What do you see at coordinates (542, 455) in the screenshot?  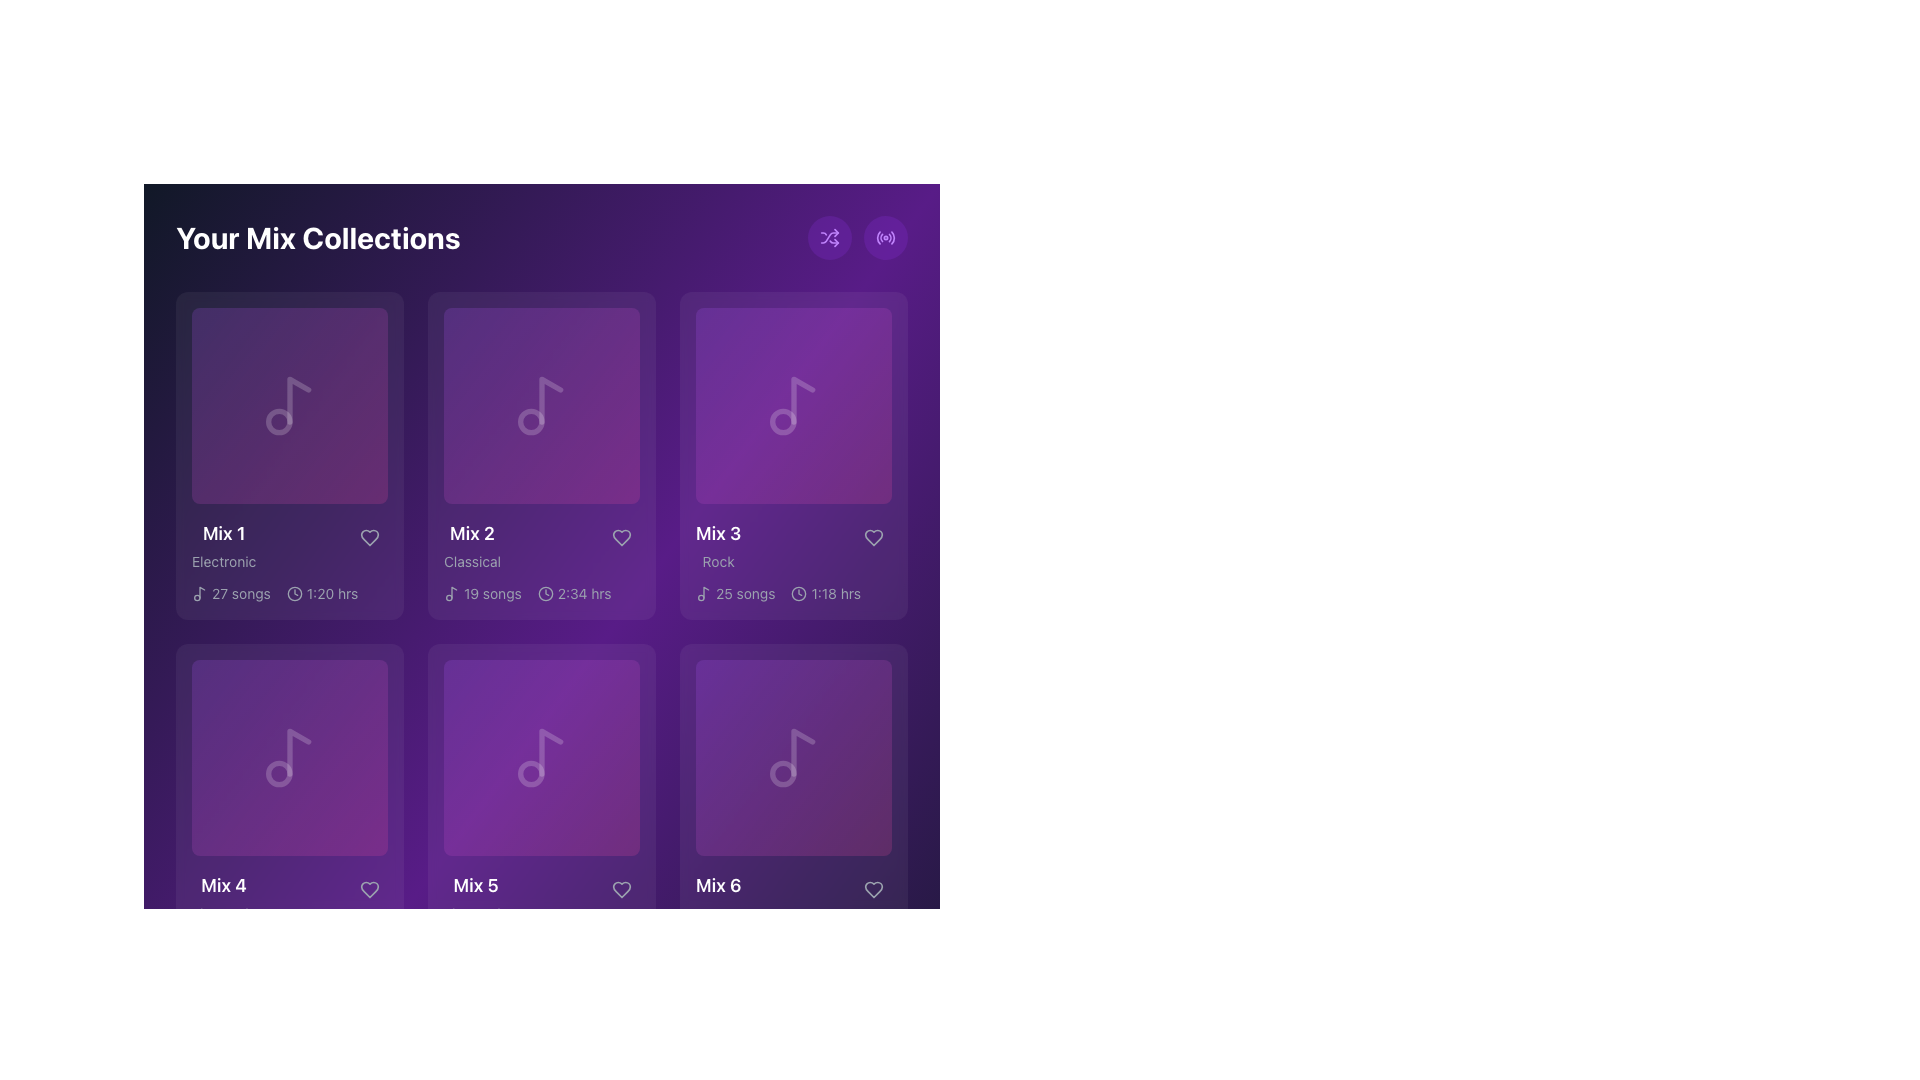 I see `the music playlist card located` at bounding box center [542, 455].